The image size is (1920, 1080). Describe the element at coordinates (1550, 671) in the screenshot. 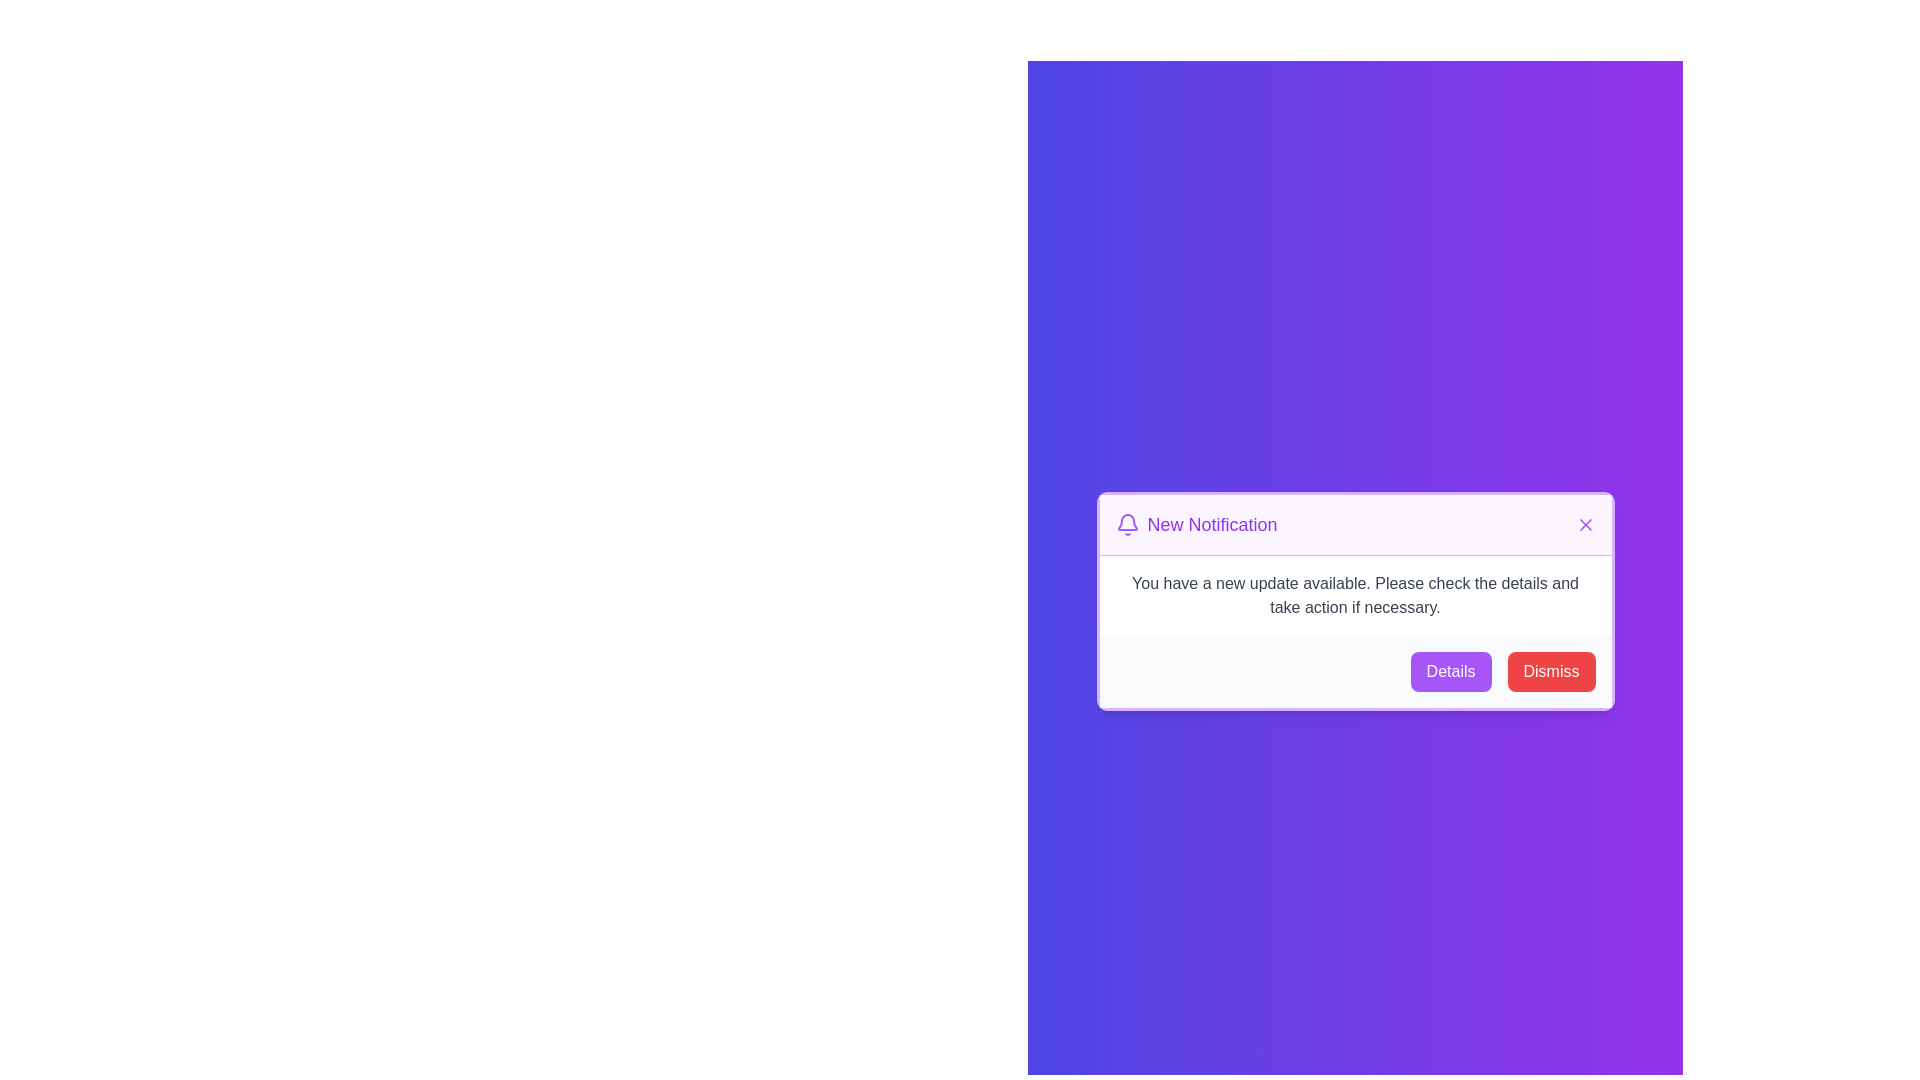

I see `the 'Dismiss' button, which is a red rectangular button with white text in bold, located at the bottom right corner of the notification dialog` at that location.